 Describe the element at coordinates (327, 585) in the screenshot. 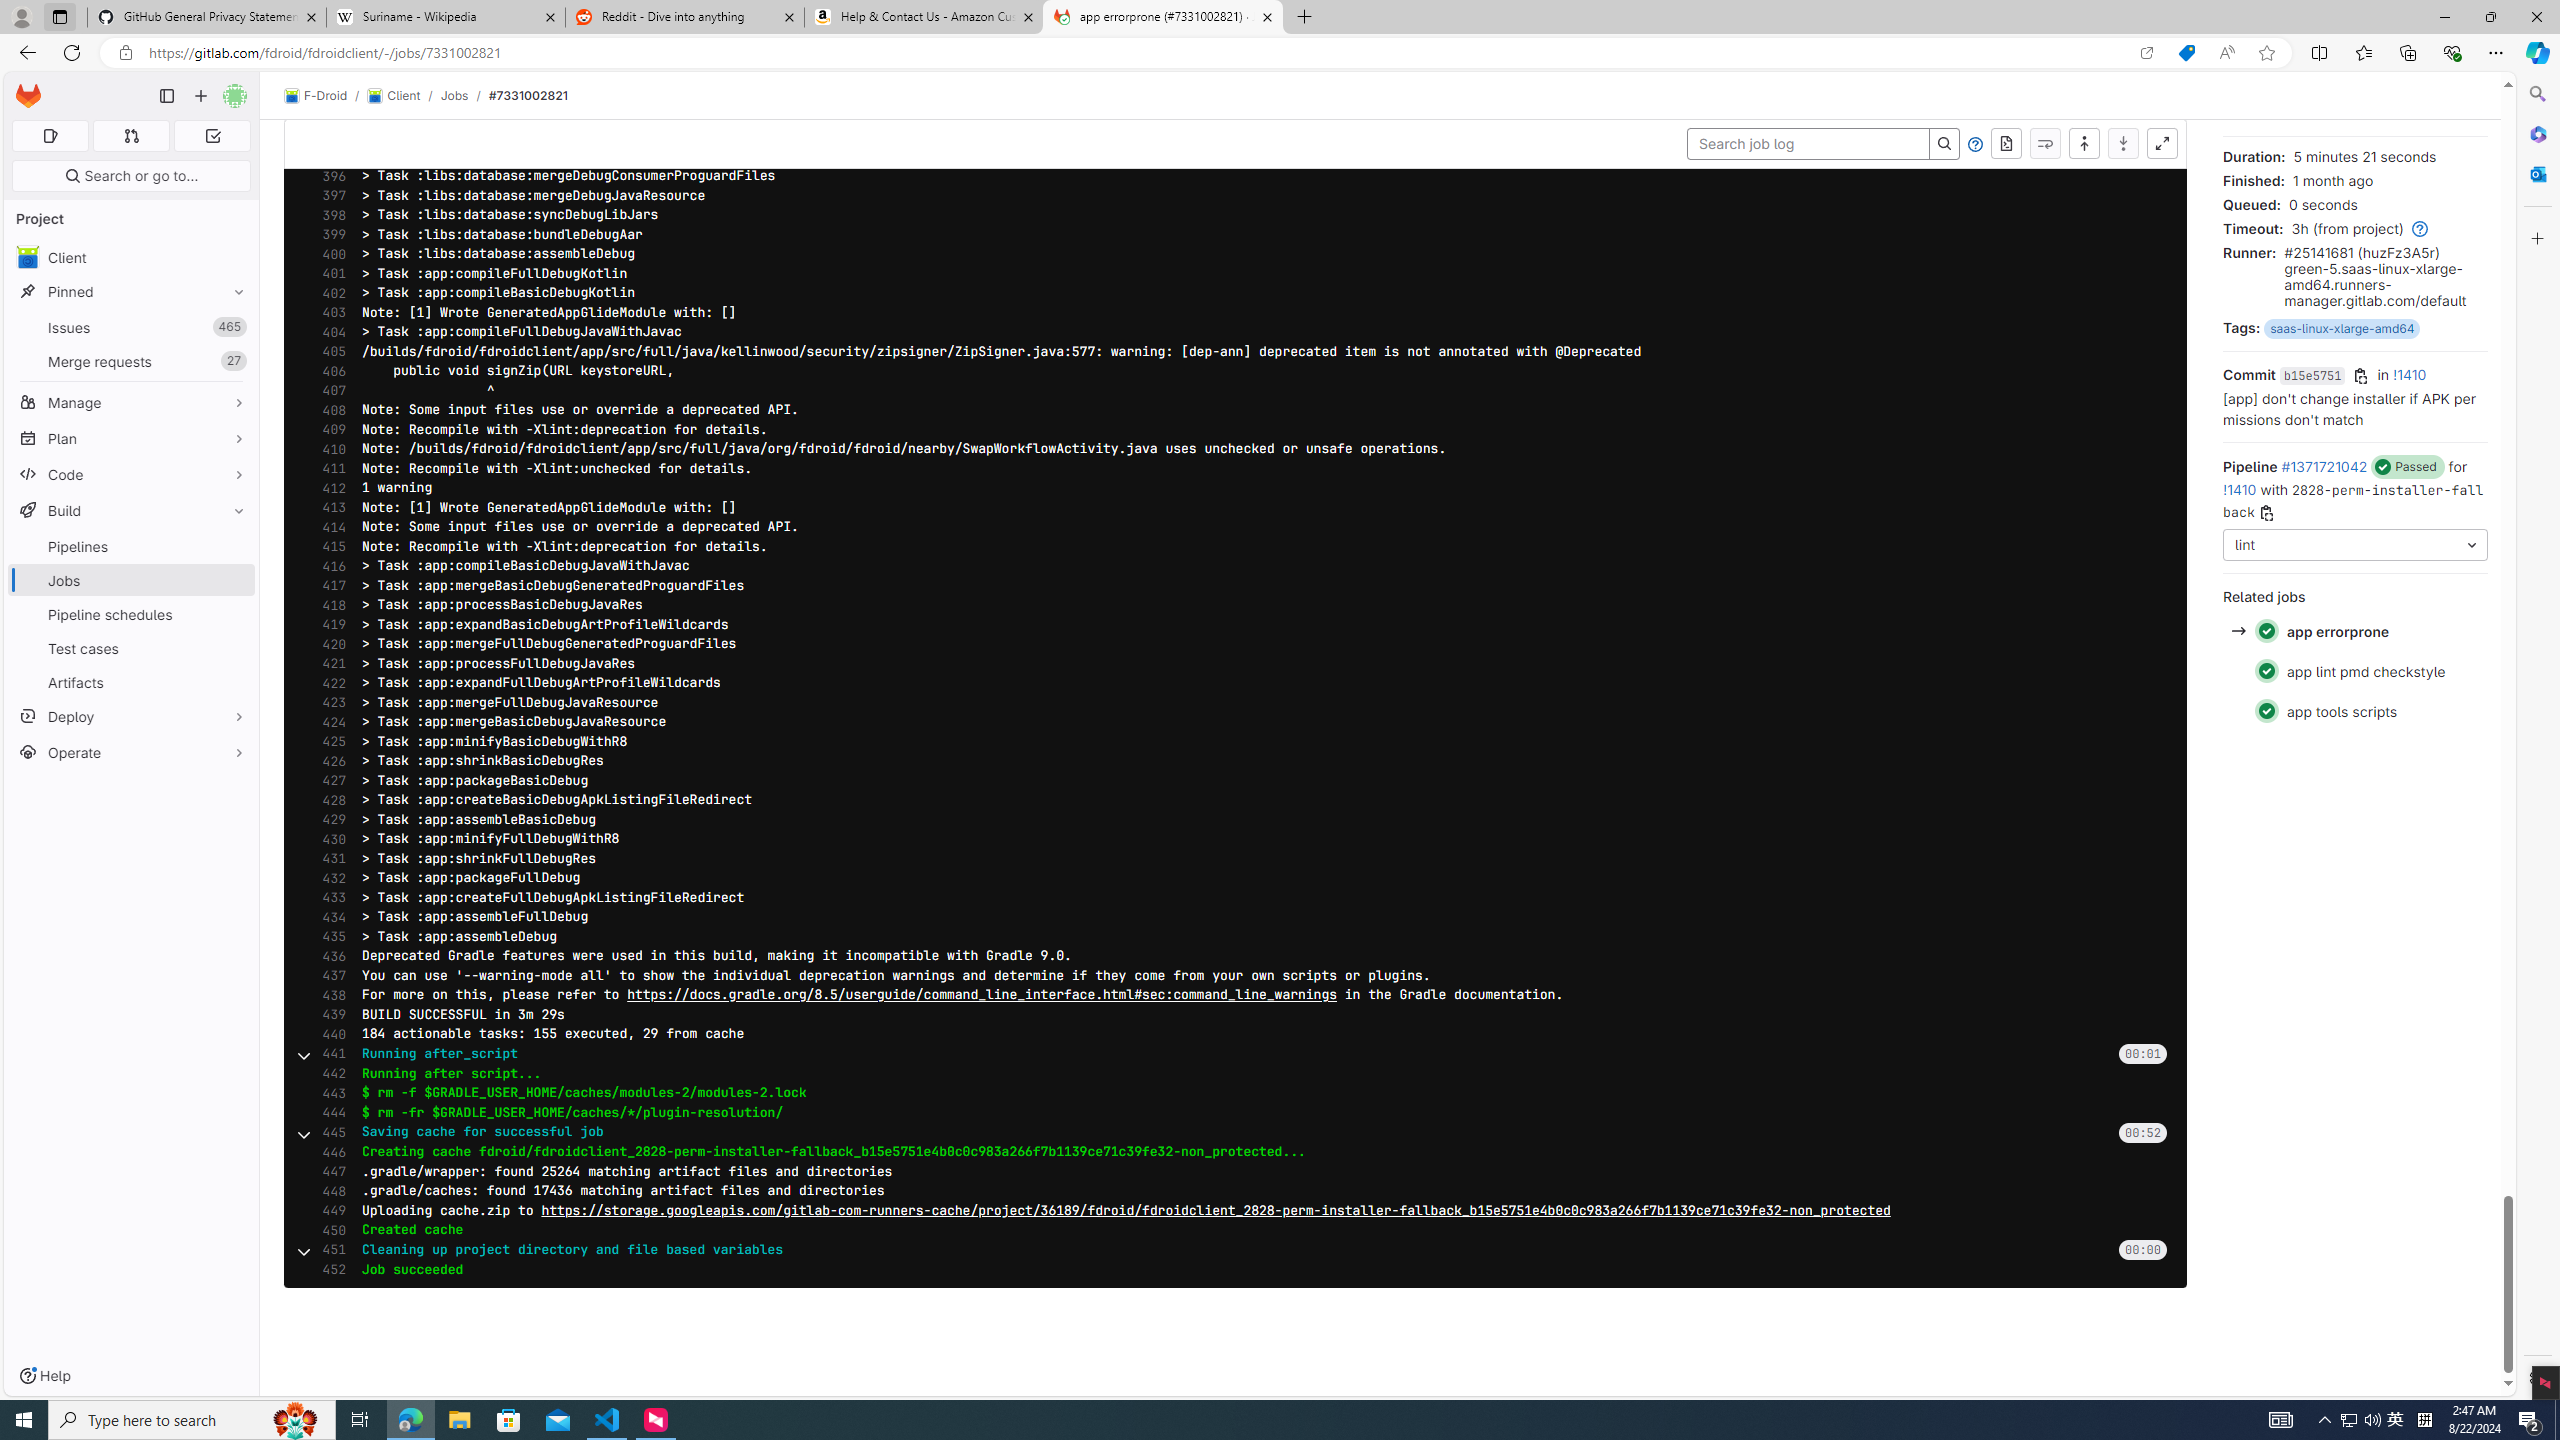

I see `'417'` at that location.